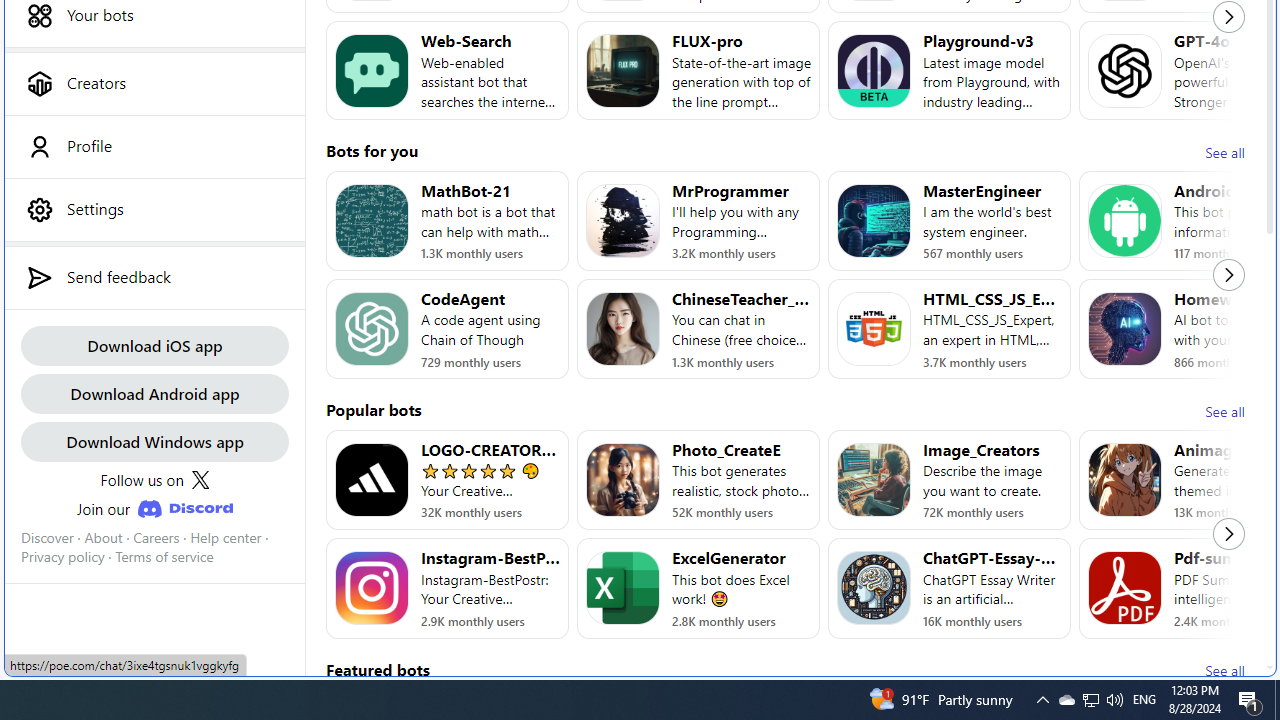 The width and height of the screenshot is (1280, 720). What do you see at coordinates (1125, 220) in the screenshot?
I see `'Bot image for AndroidAssistant'` at bounding box center [1125, 220].